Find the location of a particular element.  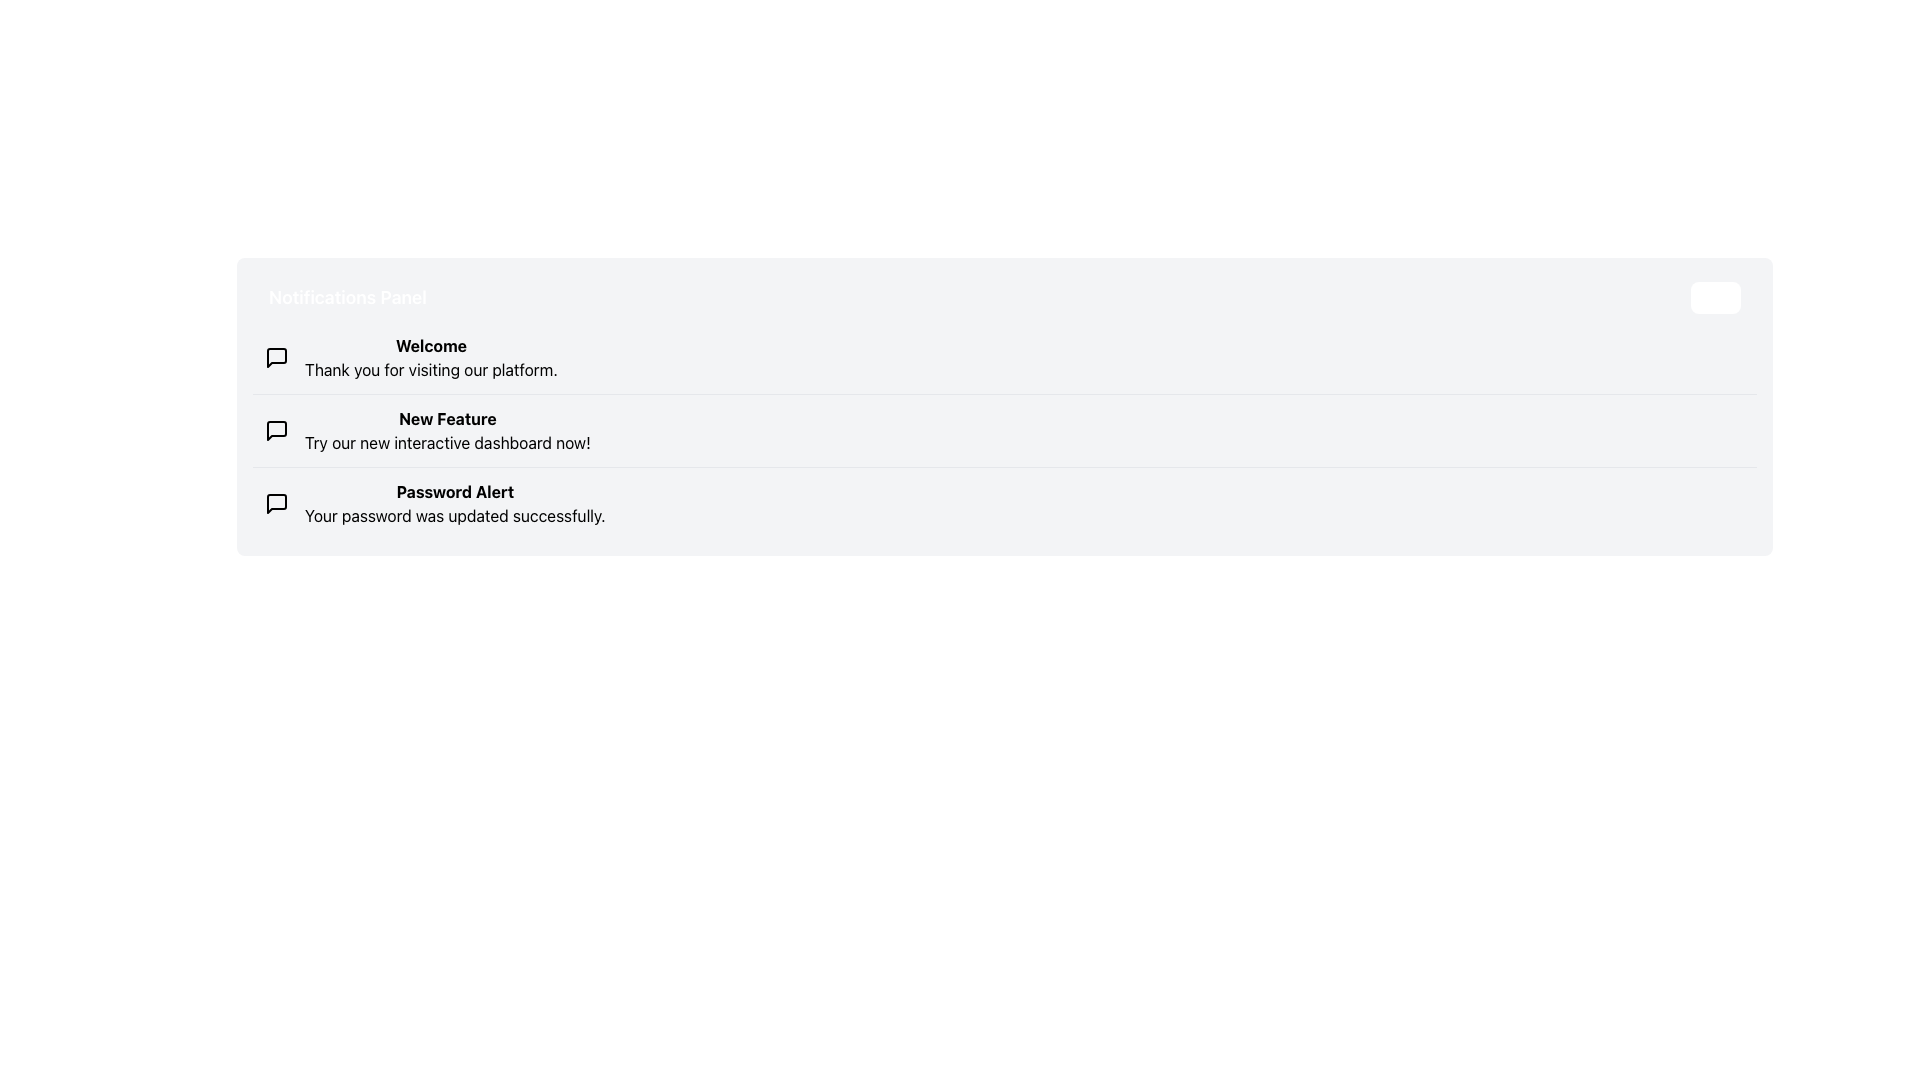

notification about the successful update of the user's password, which is the third item in the vertical notification list is located at coordinates (454, 503).